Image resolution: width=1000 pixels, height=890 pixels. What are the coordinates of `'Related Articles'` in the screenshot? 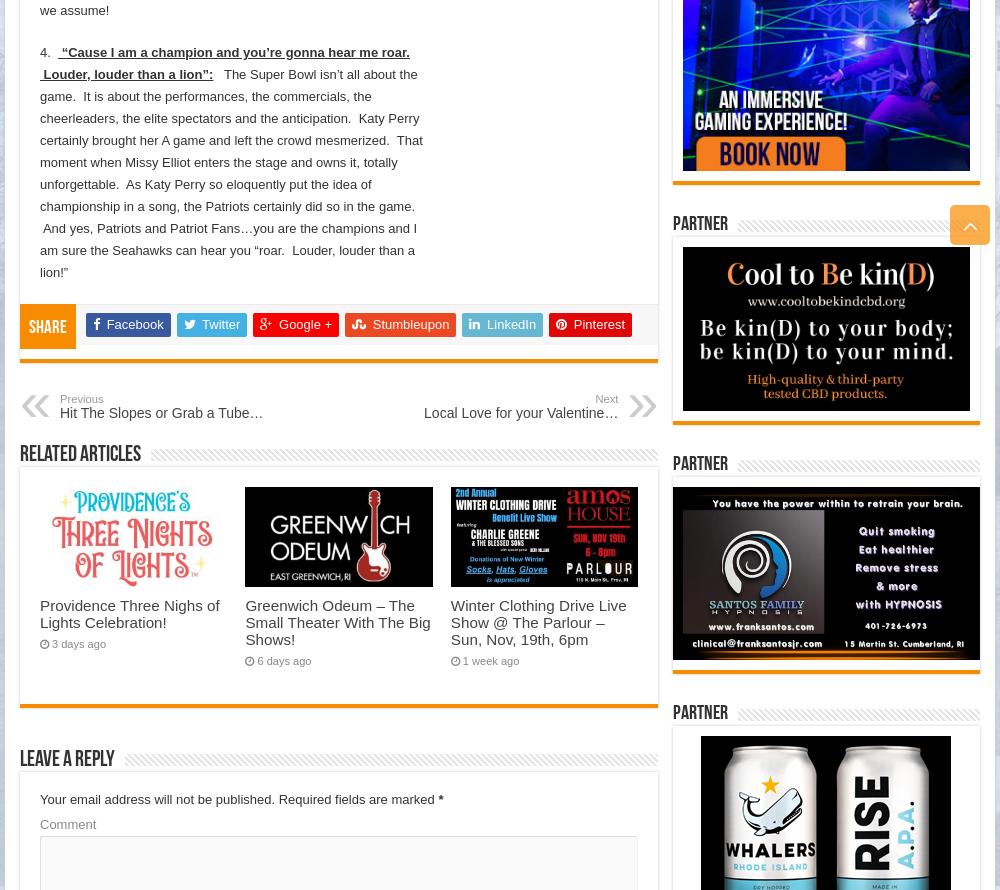 It's located at (79, 454).